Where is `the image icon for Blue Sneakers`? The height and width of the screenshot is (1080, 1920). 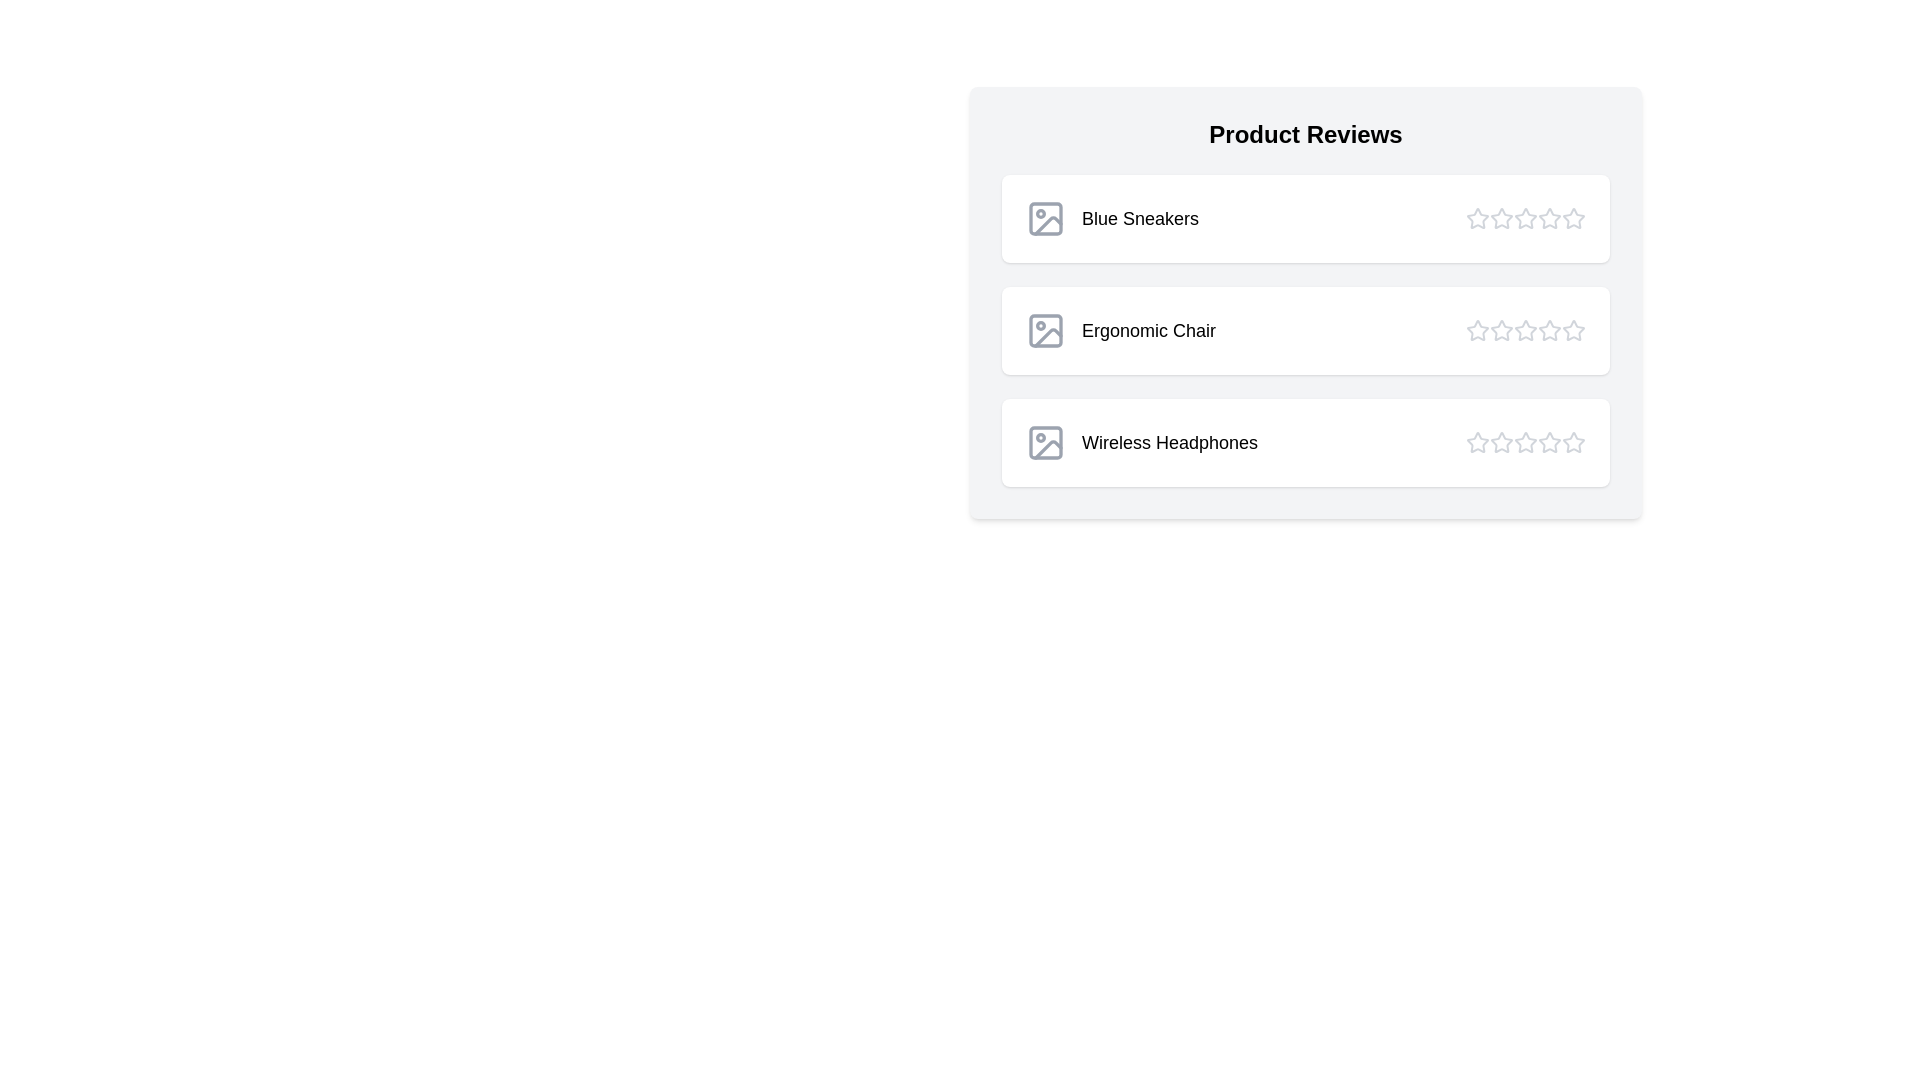 the image icon for Blue Sneakers is located at coordinates (1045, 219).